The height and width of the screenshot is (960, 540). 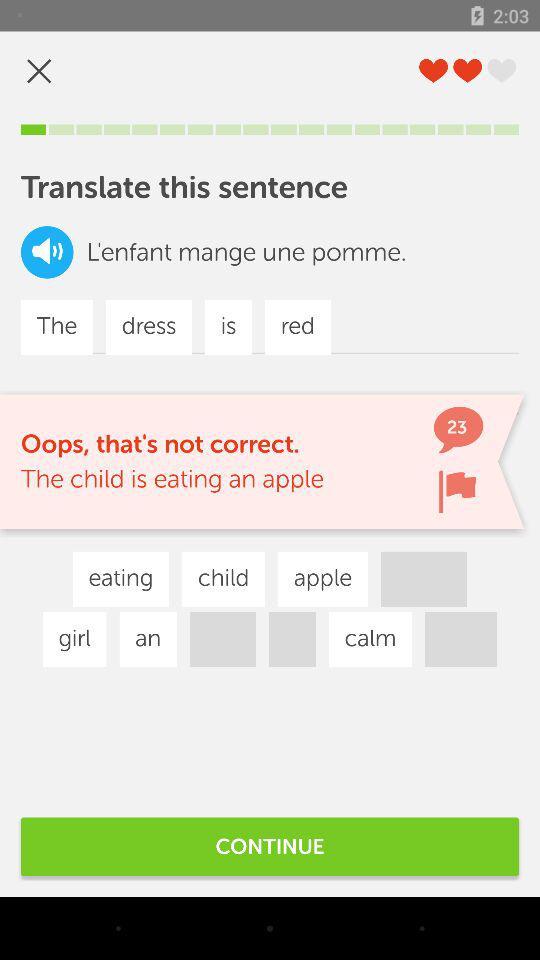 What do you see at coordinates (47, 251) in the screenshot?
I see `the volume icon` at bounding box center [47, 251].